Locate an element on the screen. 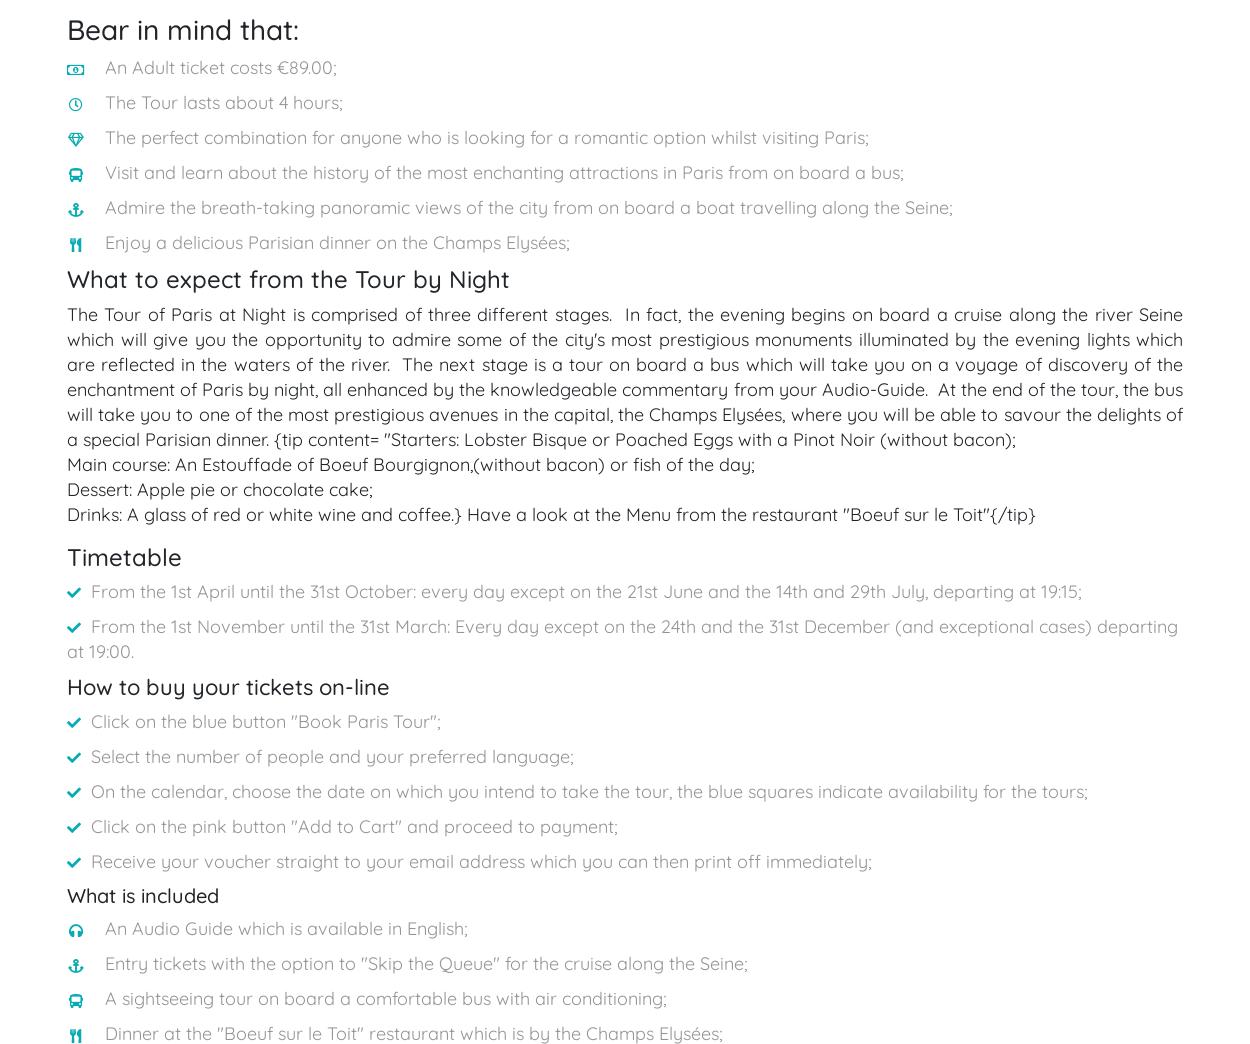  'Privacy Policy' is located at coordinates (922, 463).